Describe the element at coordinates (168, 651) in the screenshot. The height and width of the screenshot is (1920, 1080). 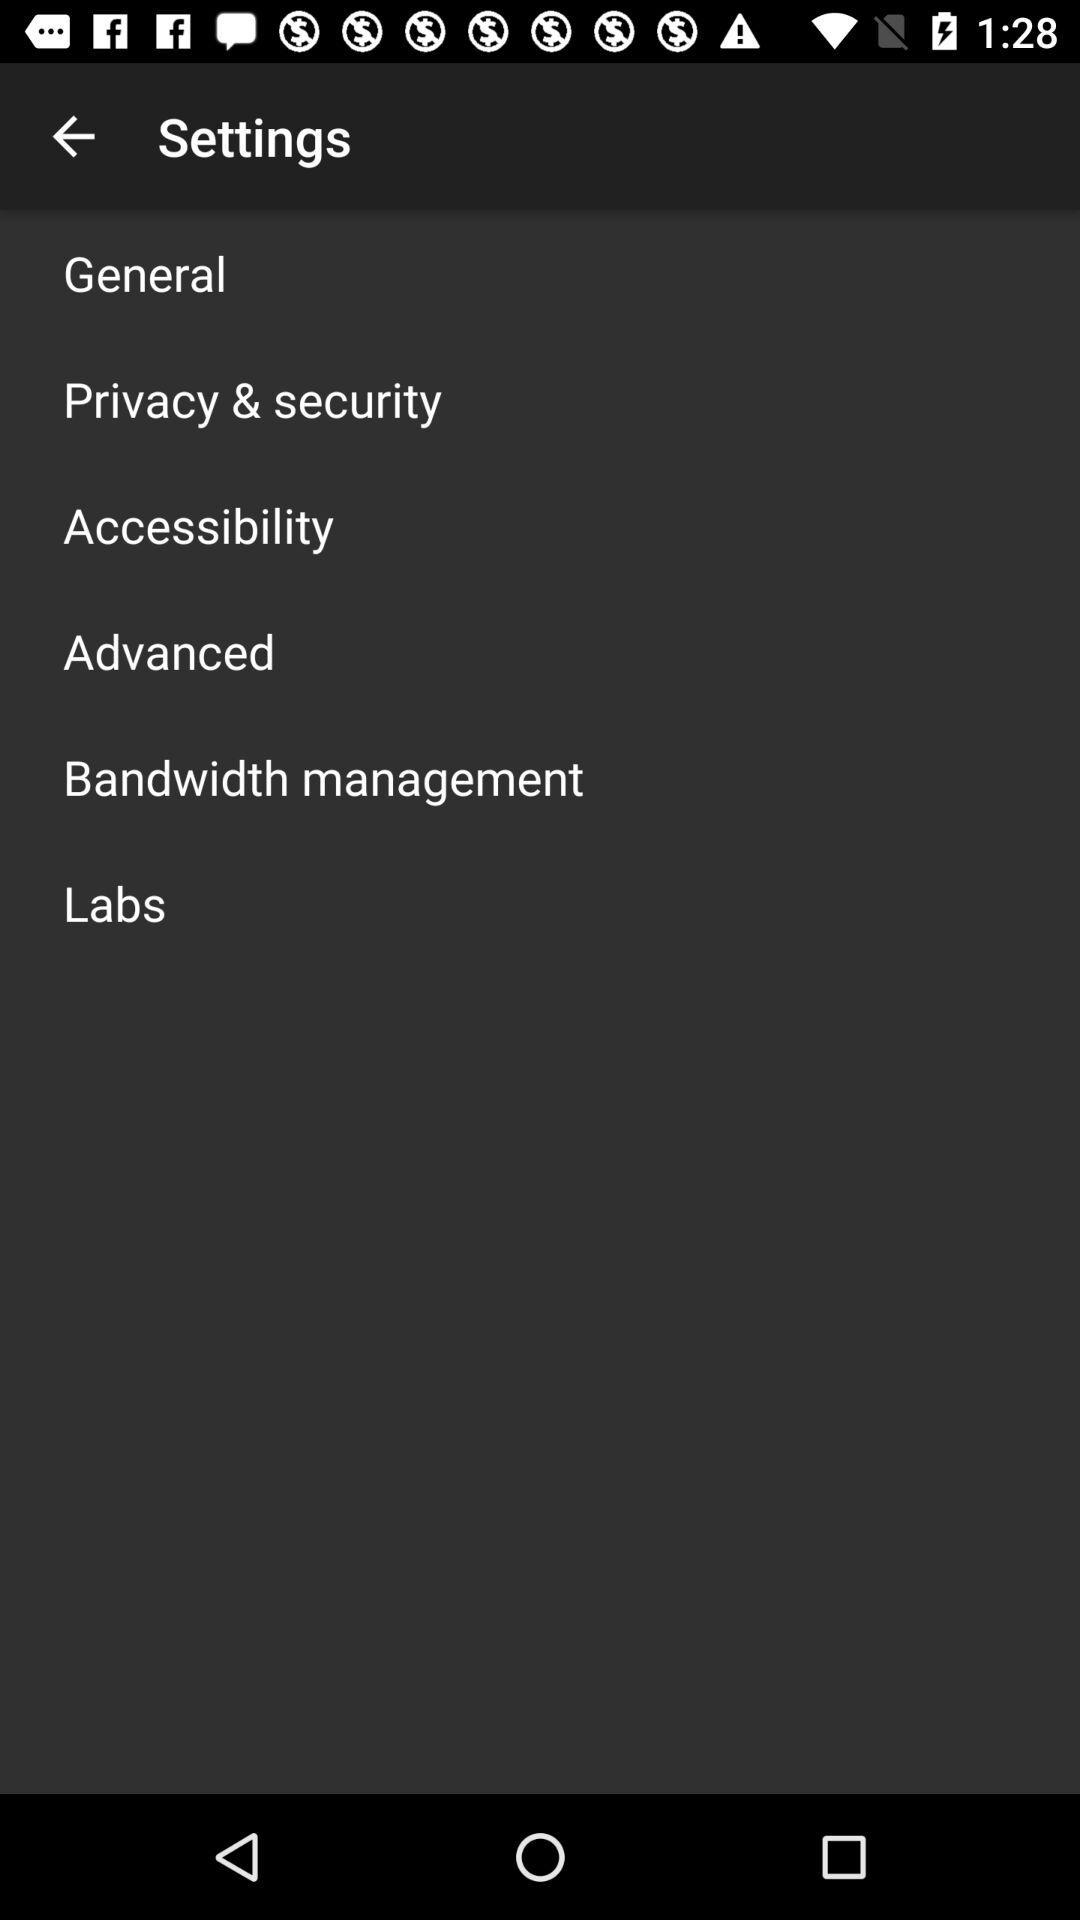
I see `item above bandwidth management icon` at that location.